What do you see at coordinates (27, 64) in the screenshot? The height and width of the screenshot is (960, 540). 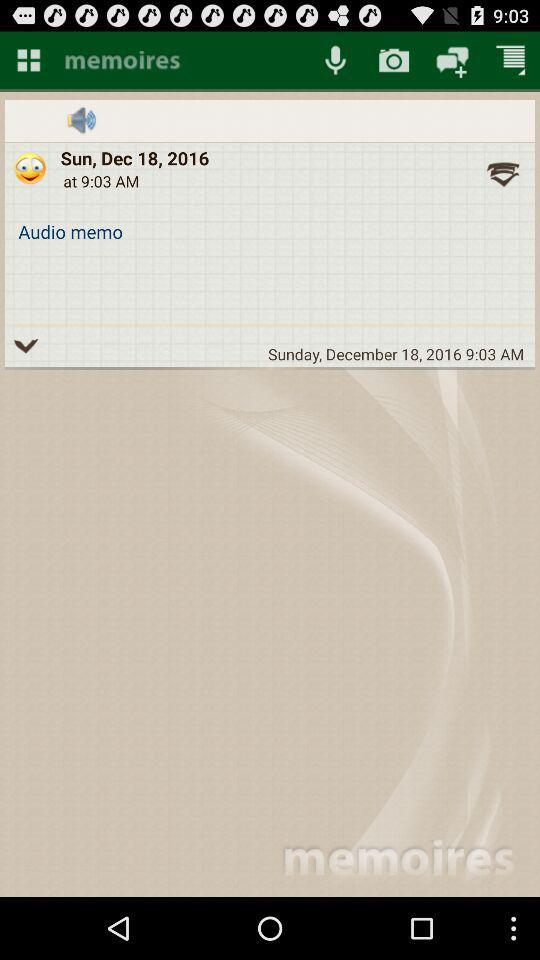 I see `the dashboard icon` at bounding box center [27, 64].